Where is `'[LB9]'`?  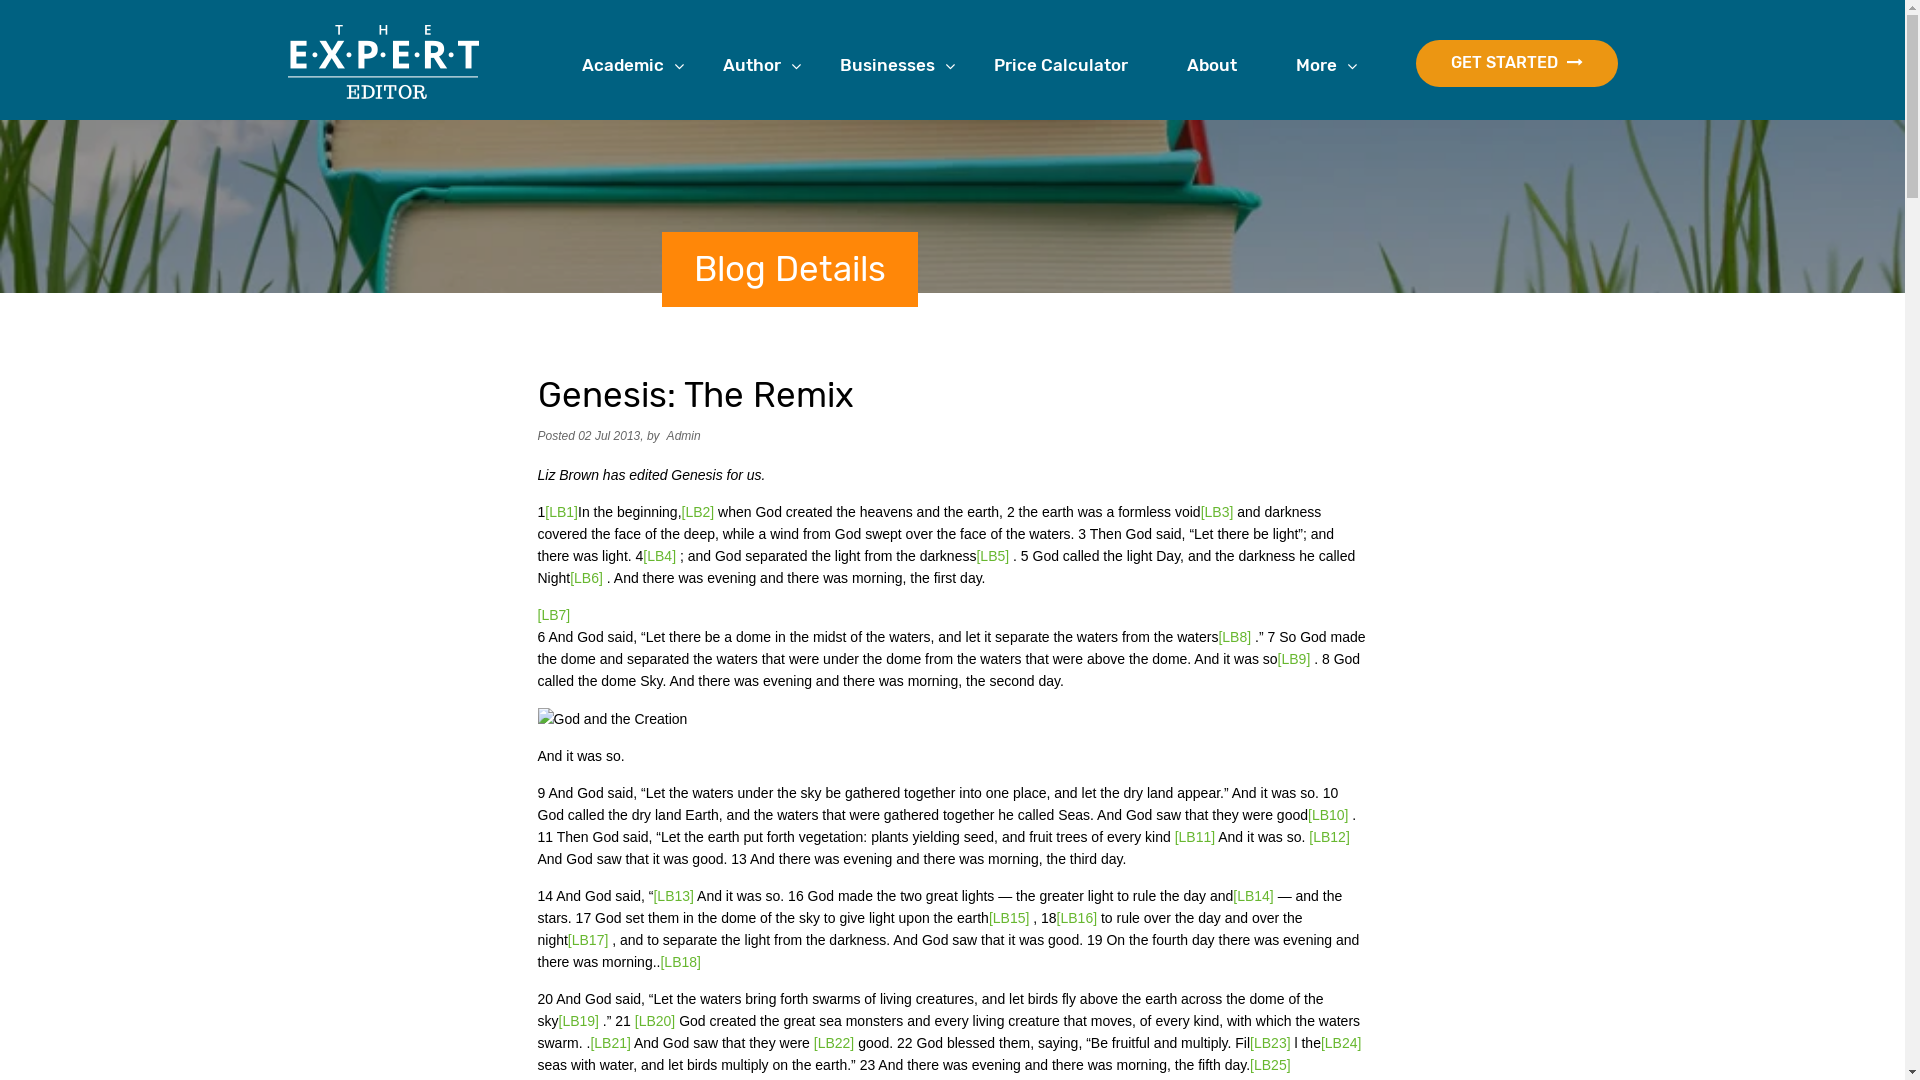
'[LB9]' is located at coordinates (1294, 659).